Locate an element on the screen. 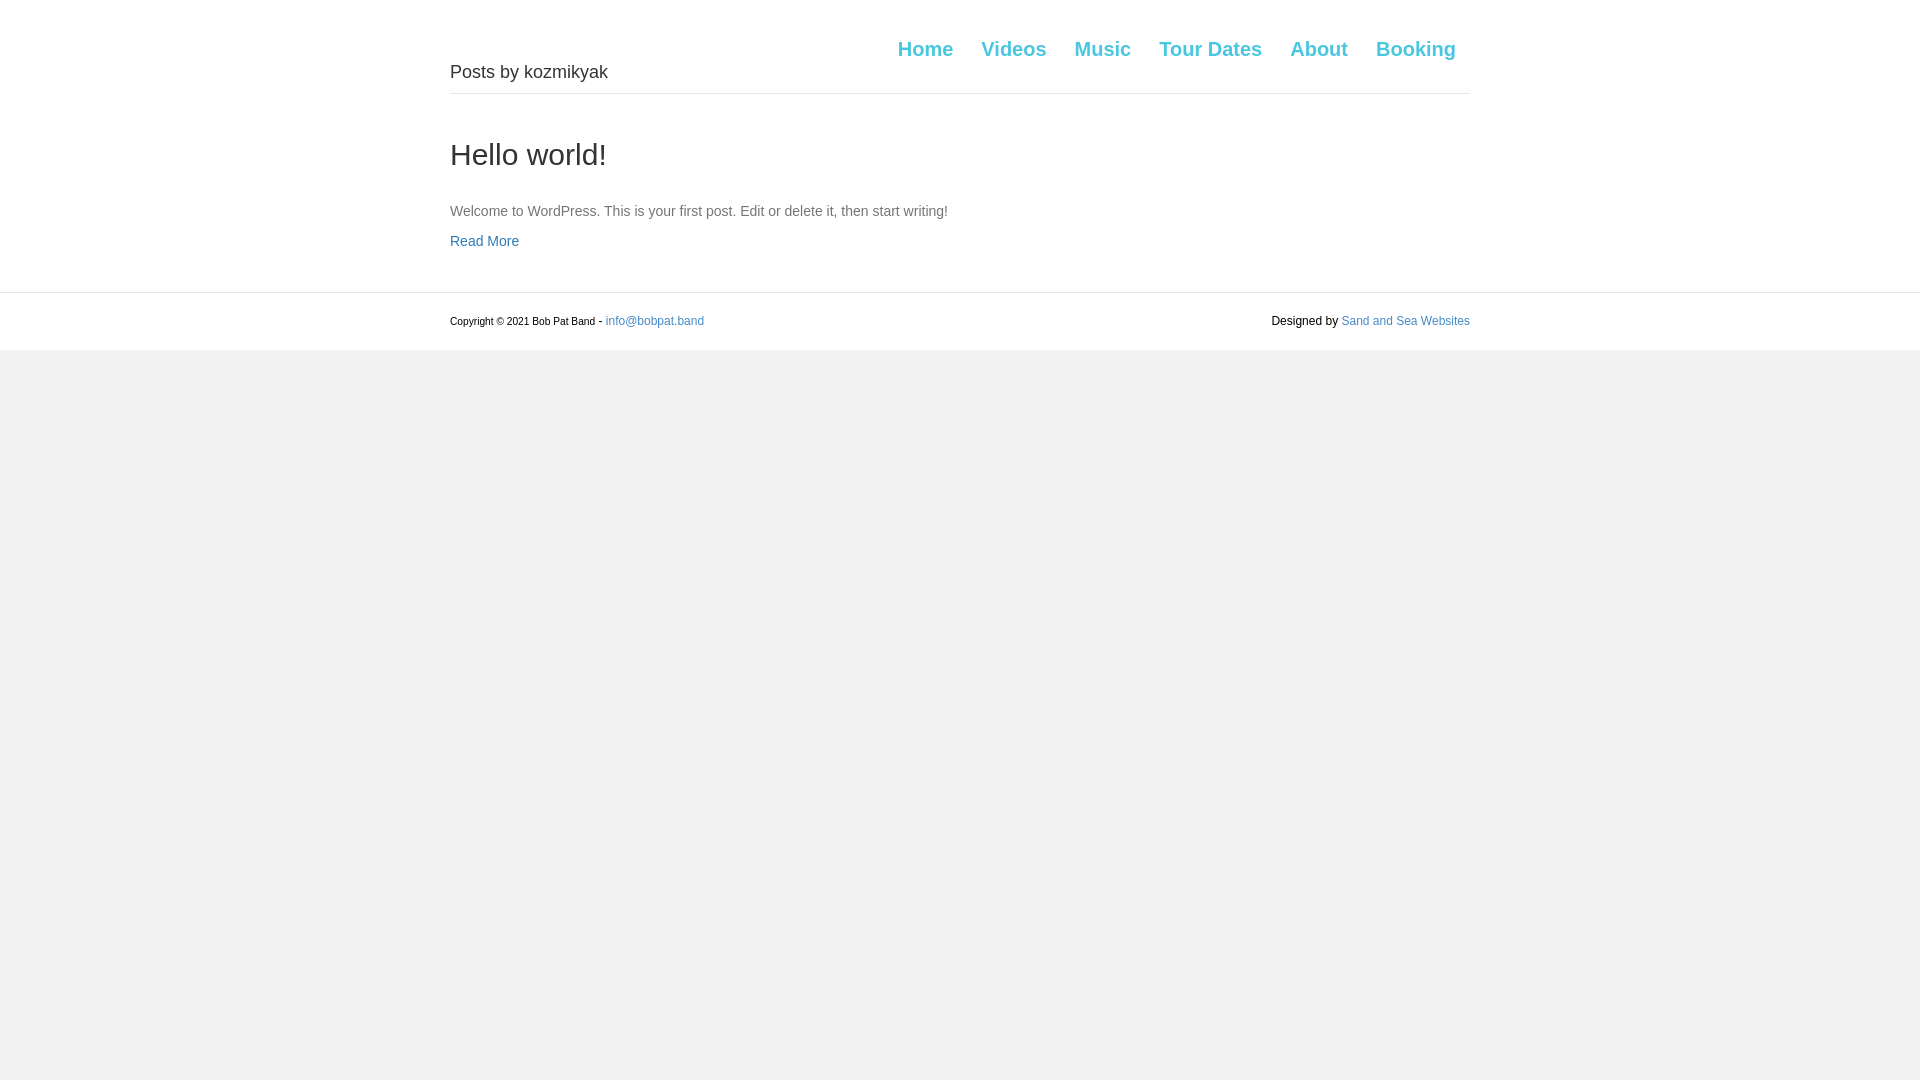  'About' is located at coordinates (1319, 48).